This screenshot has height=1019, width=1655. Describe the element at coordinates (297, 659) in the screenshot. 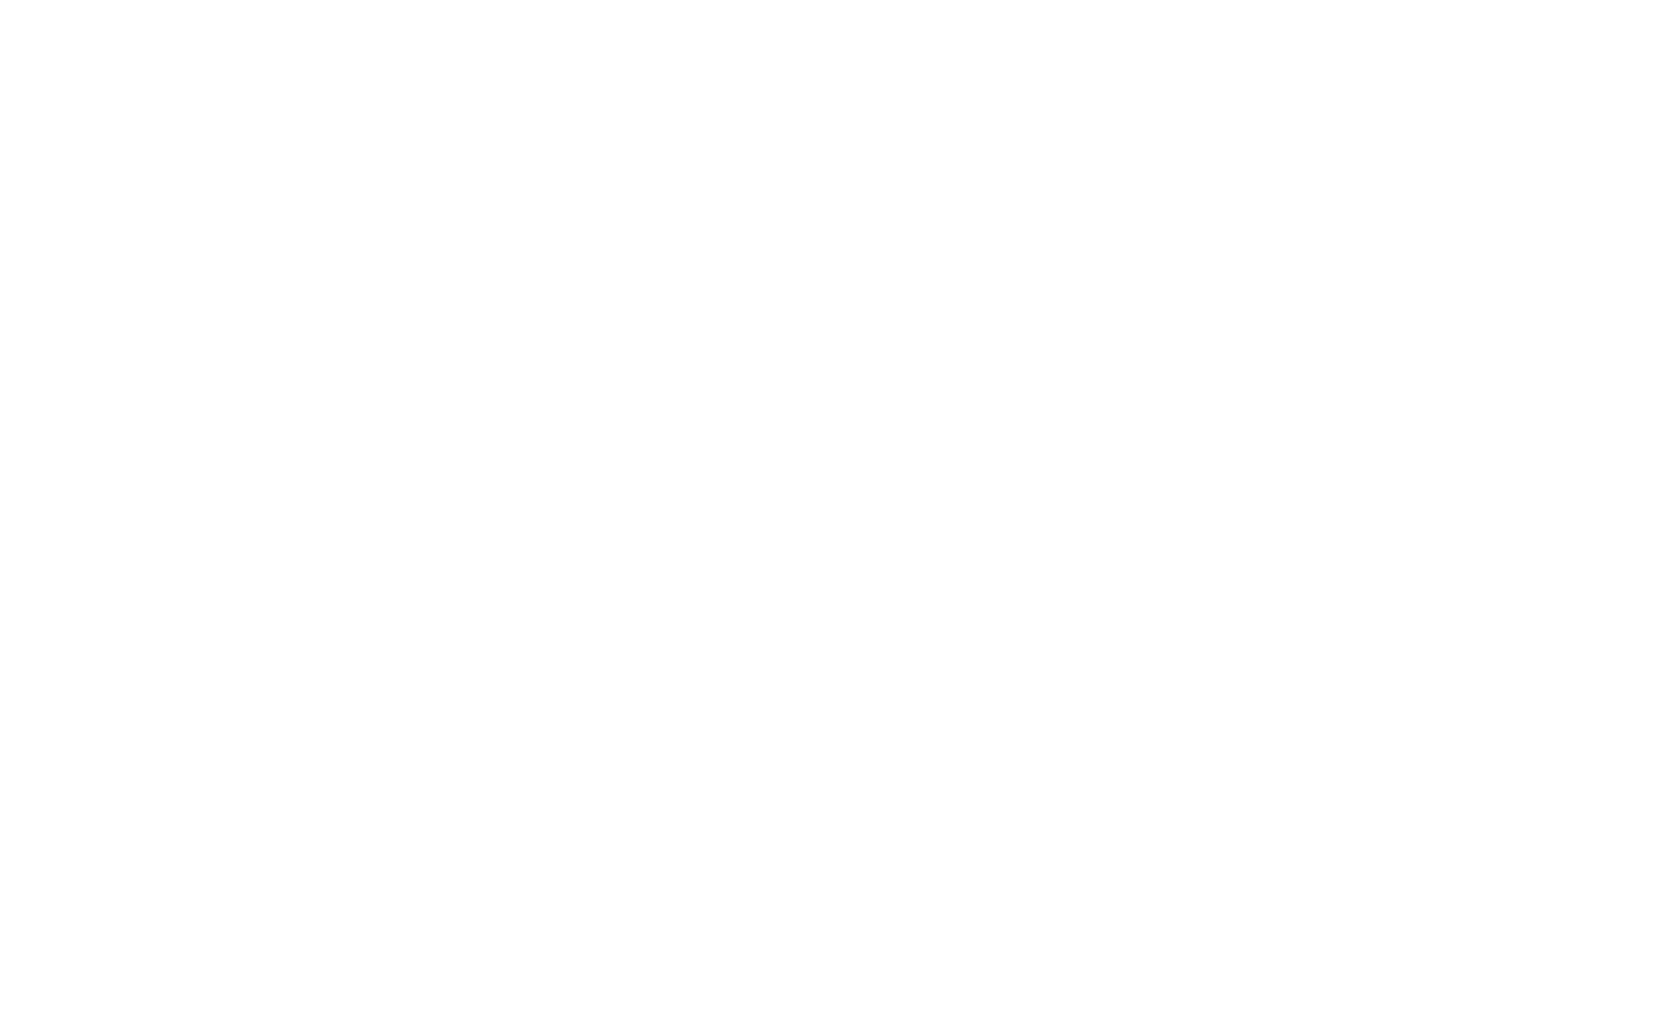

I see `'Subscribe'` at that location.